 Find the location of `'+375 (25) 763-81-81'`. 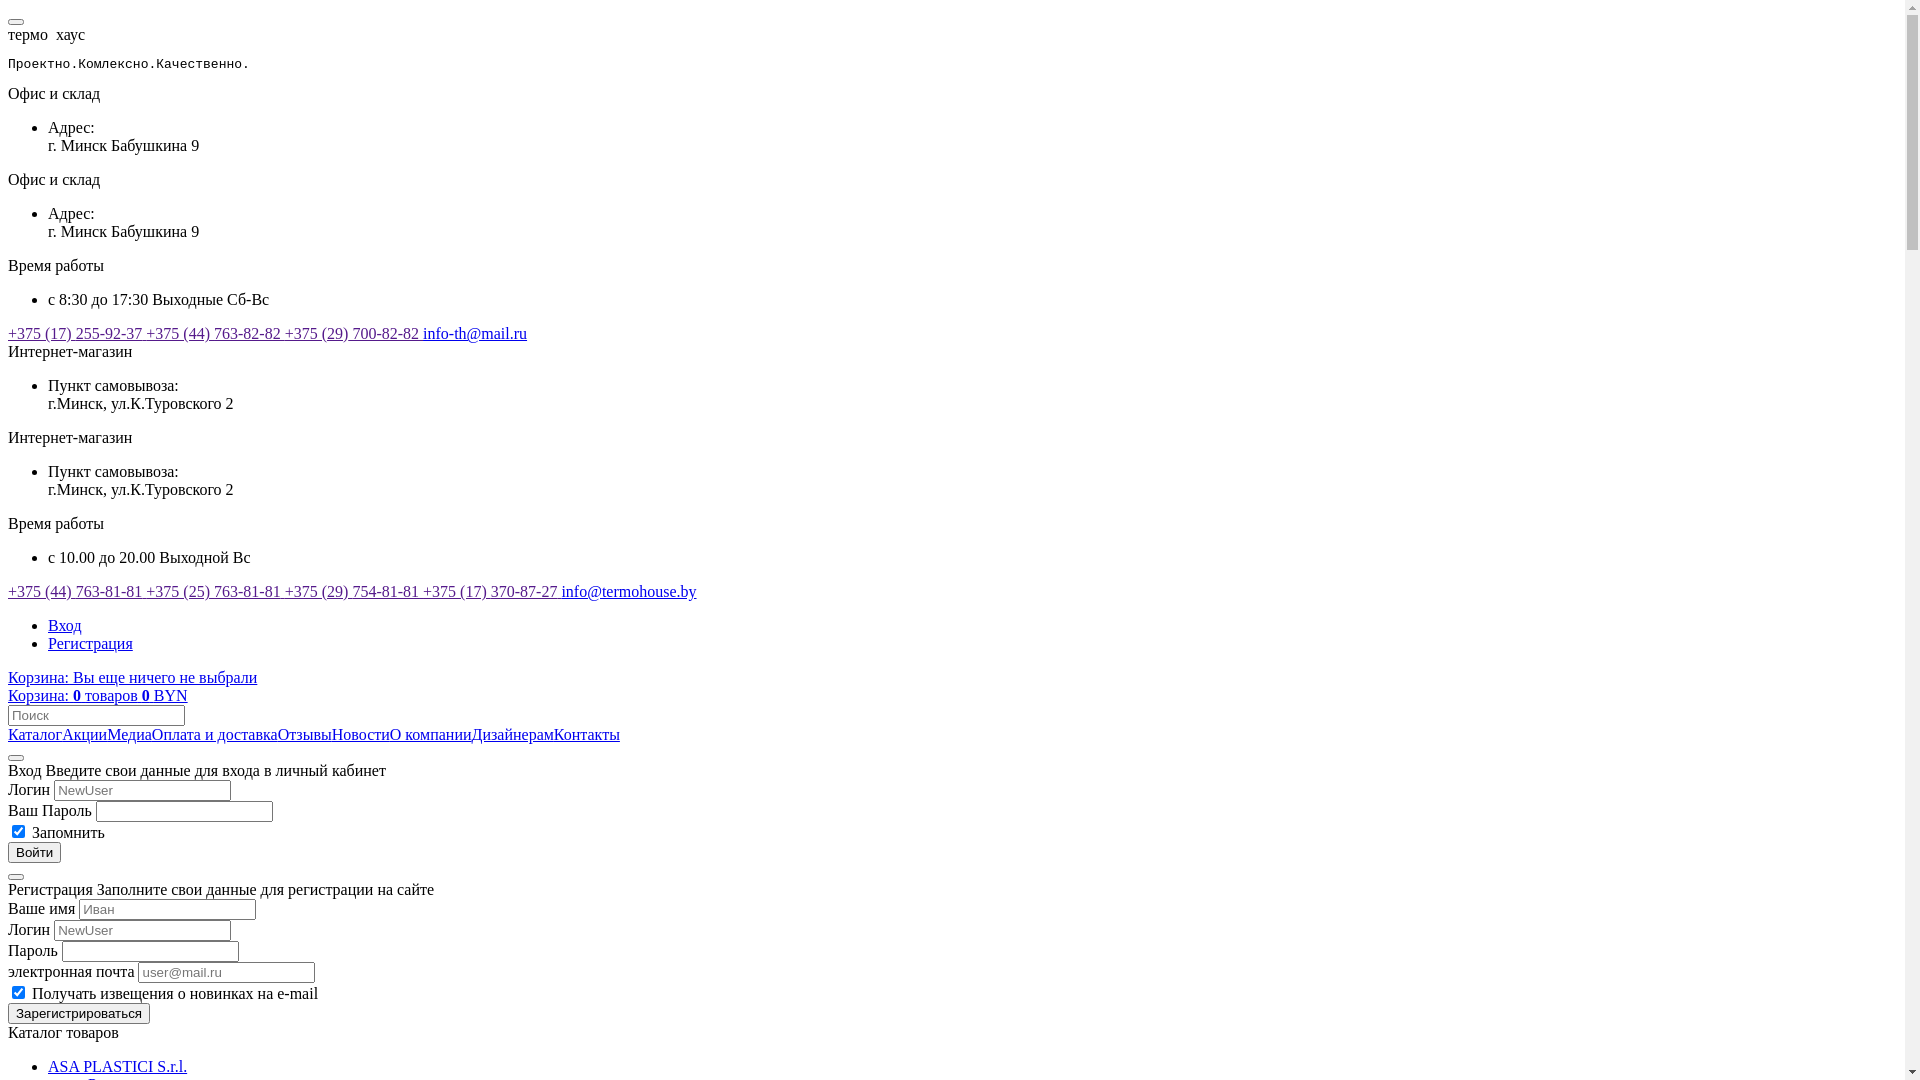

'+375 (25) 763-81-81' is located at coordinates (215, 590).